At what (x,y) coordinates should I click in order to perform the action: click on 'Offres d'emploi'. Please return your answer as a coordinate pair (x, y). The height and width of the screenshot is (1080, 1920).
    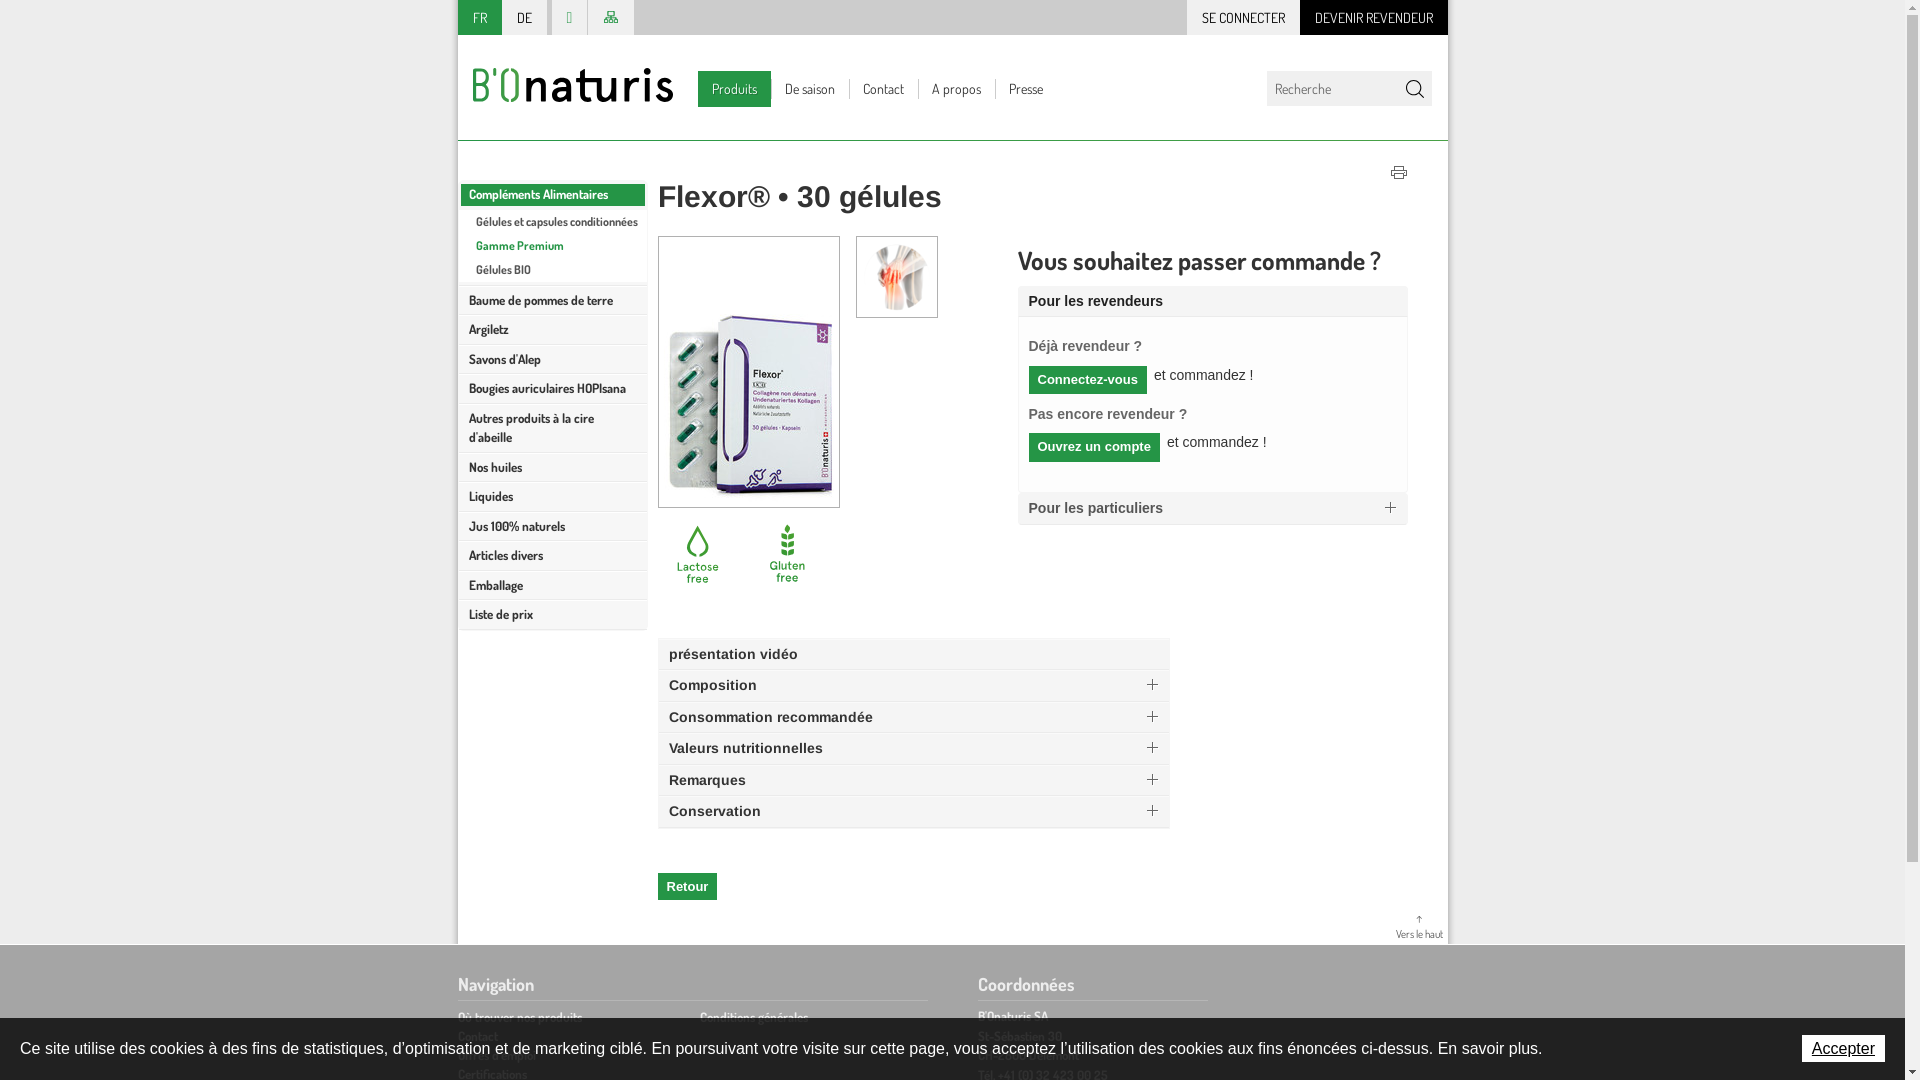
    Looking at the image, I should click on (497, 1054).